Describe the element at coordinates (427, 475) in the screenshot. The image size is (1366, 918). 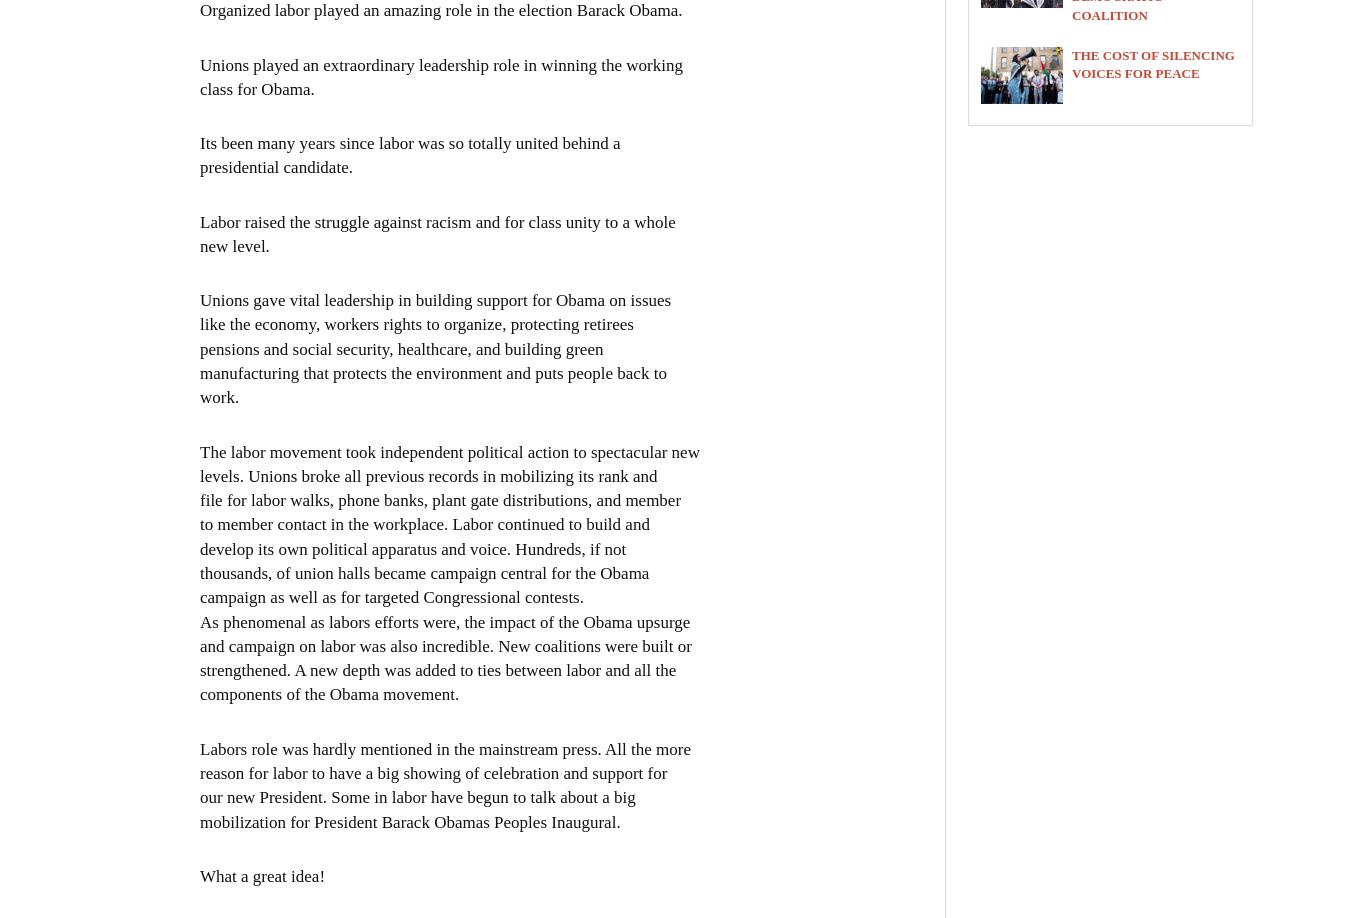
I see `'levels. Unions broke all previous records in mobilizing its rank and'` at that location.